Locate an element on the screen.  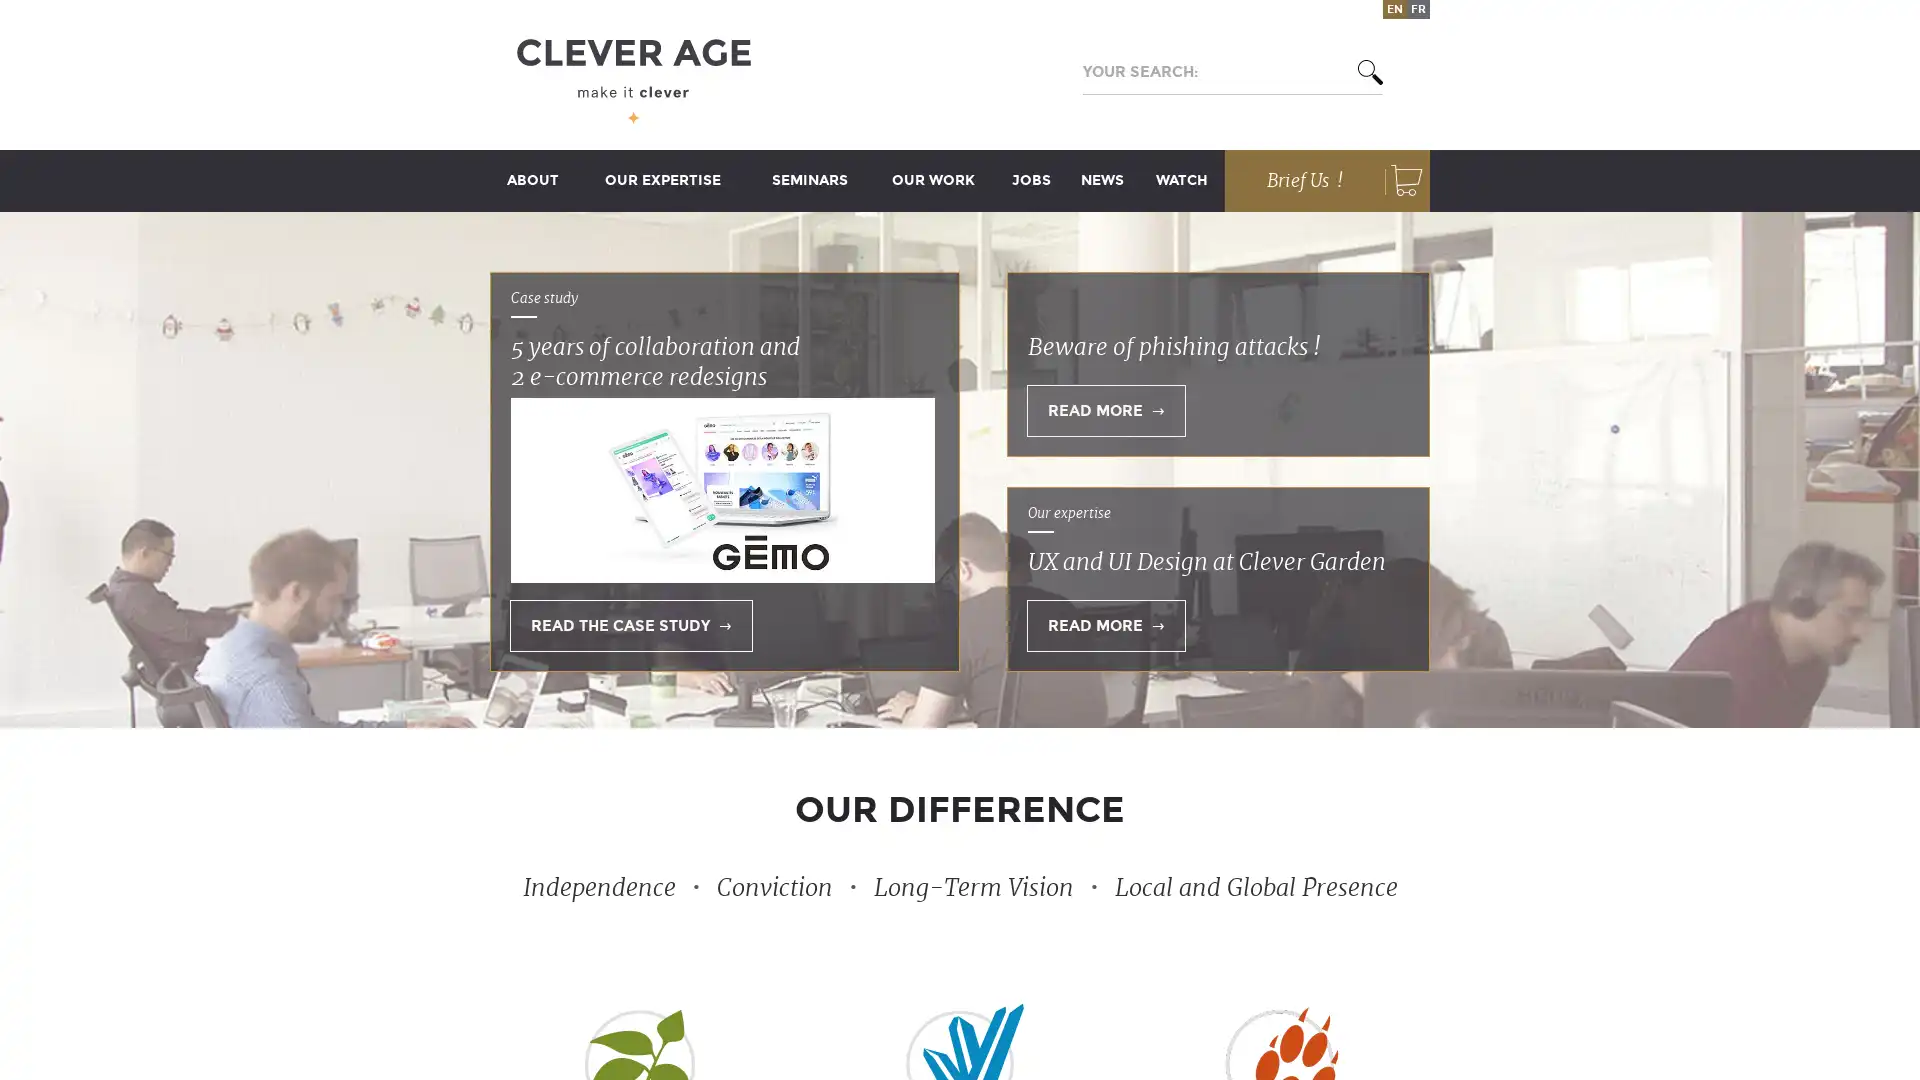
Start searching is located at coordinates (1358, 71).